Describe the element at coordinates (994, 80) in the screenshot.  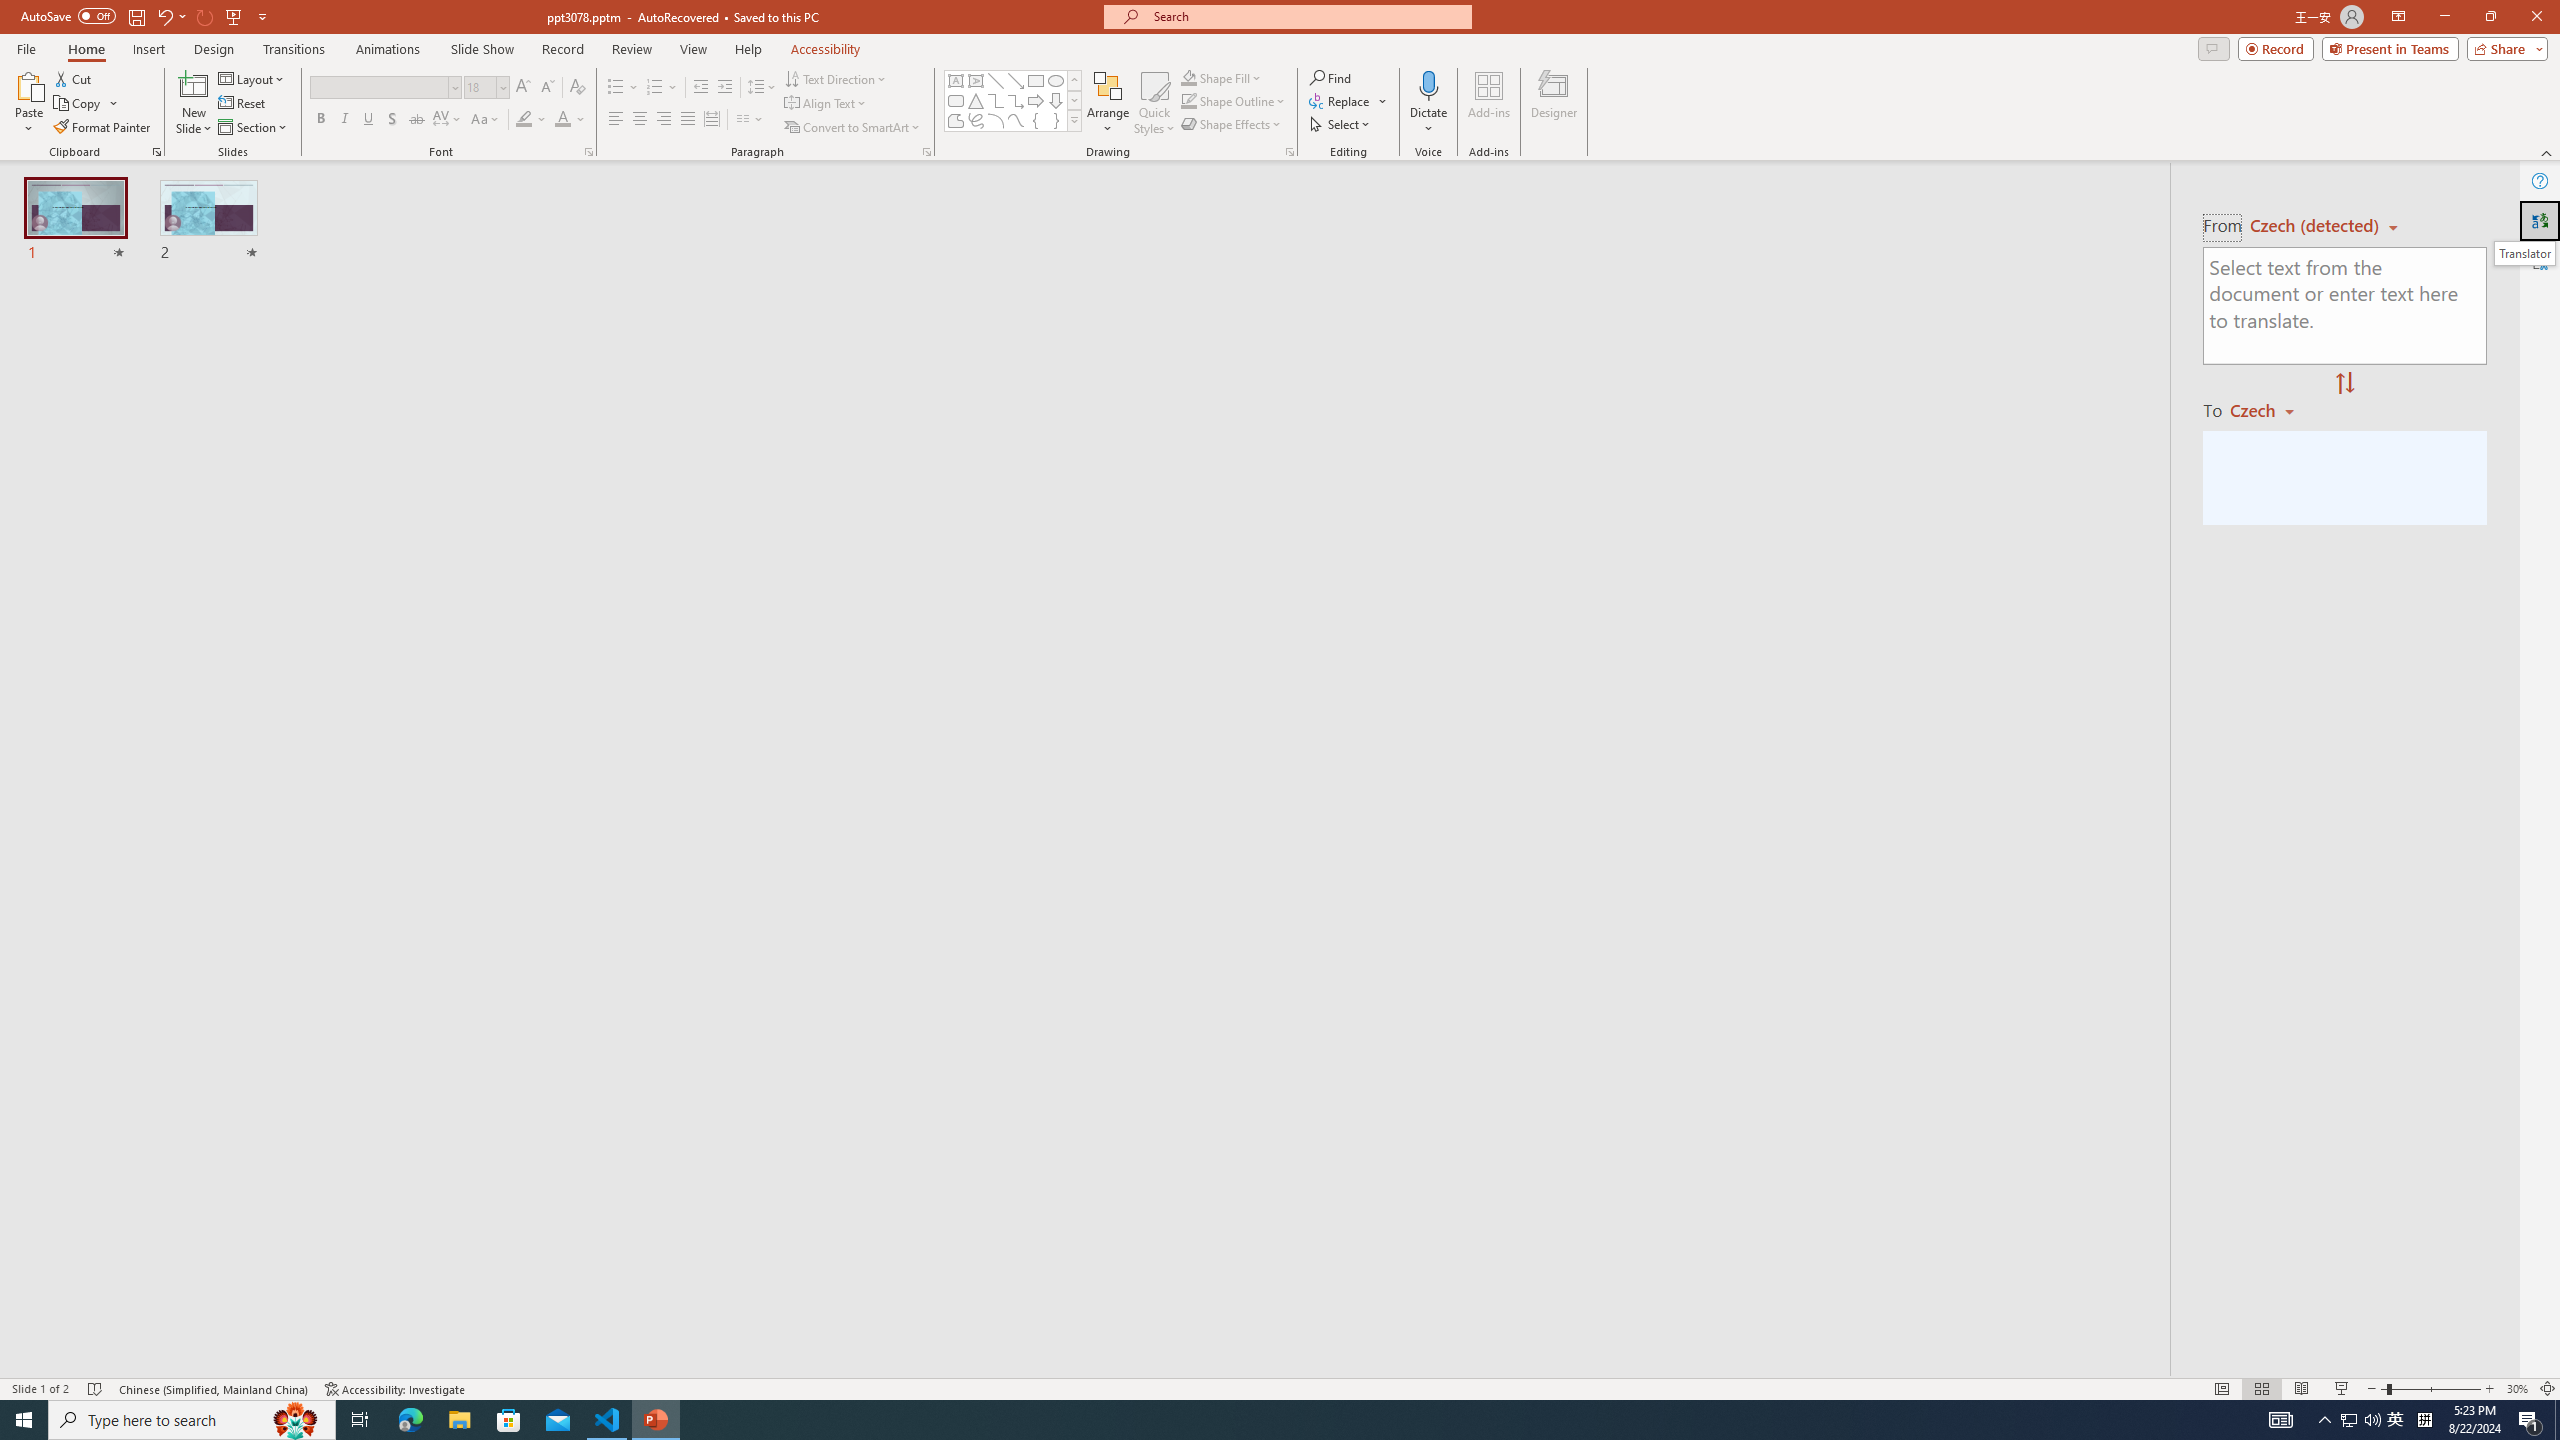
I see `'Line'` at that location.